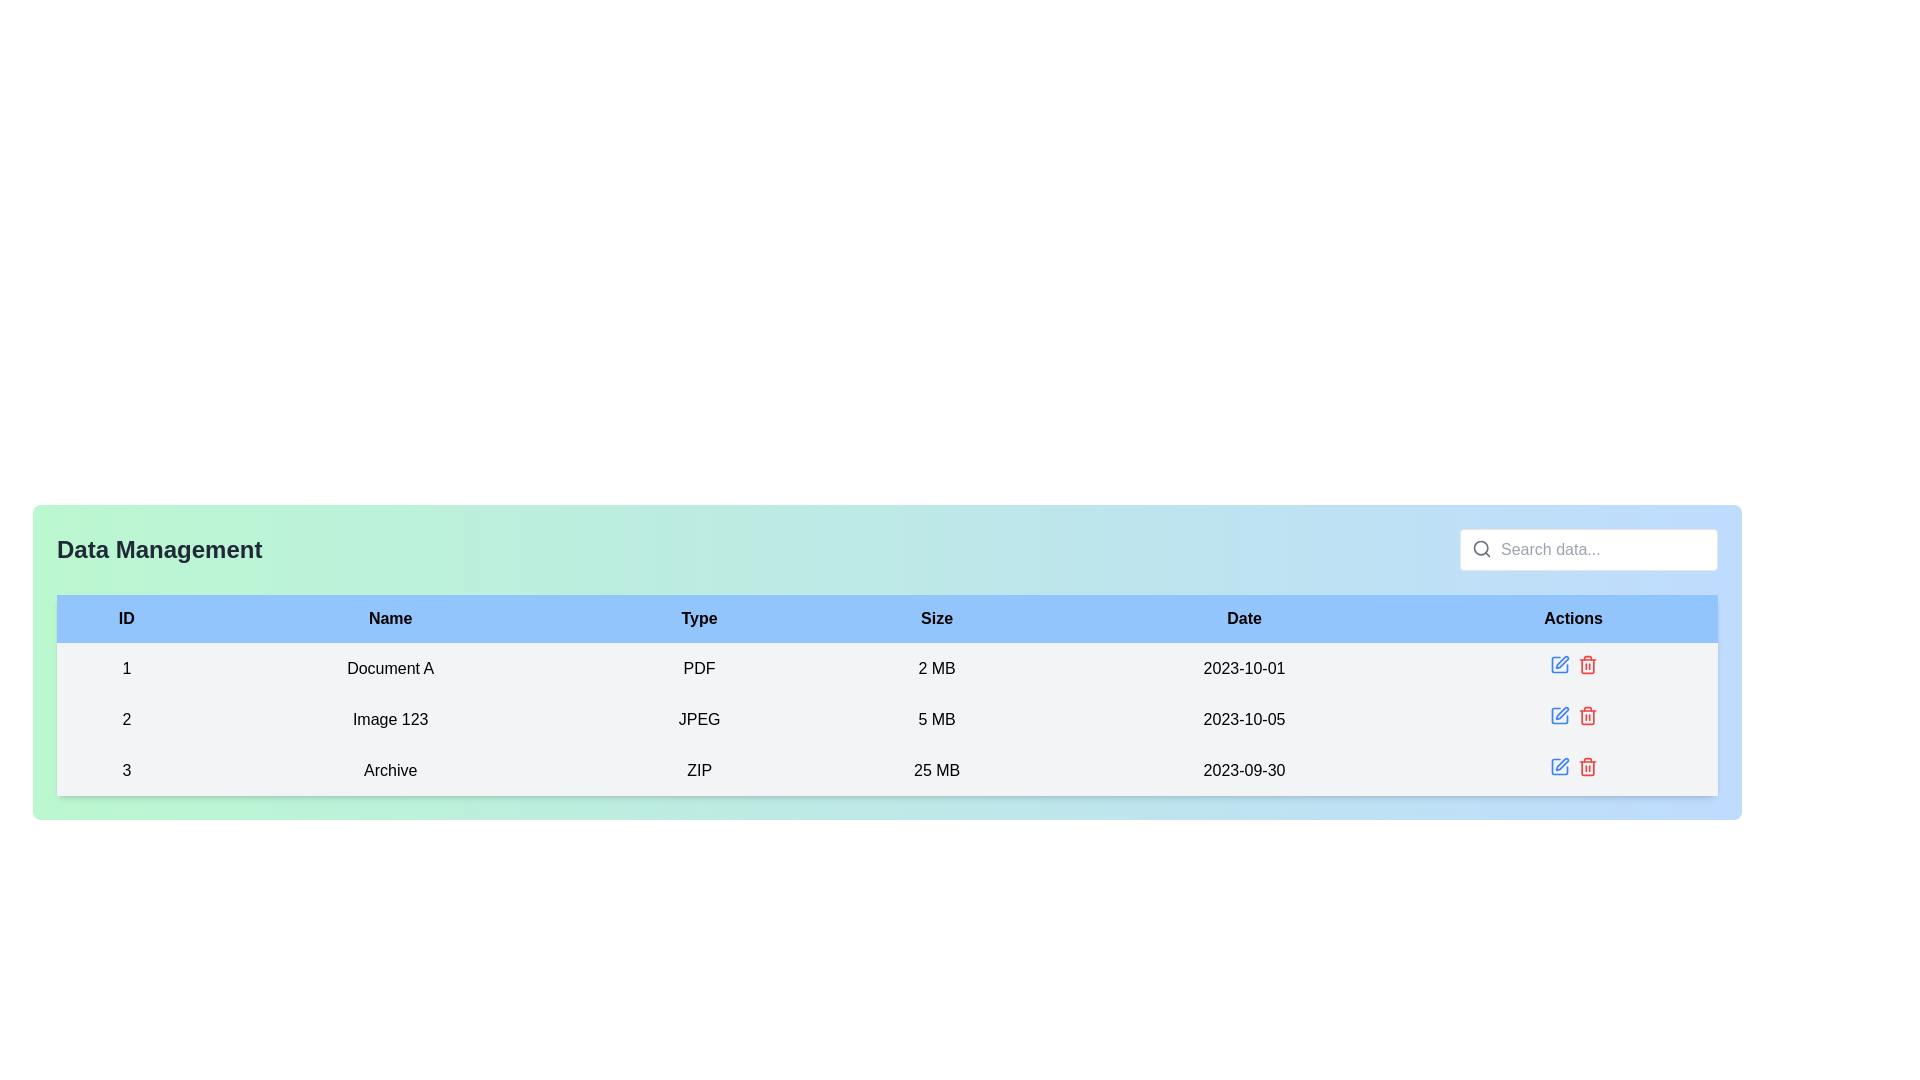 The height and width of the screenshot is (1080, 1920). I want to click on the second row of the file details table, which contains information about a file, so click(886, 718).